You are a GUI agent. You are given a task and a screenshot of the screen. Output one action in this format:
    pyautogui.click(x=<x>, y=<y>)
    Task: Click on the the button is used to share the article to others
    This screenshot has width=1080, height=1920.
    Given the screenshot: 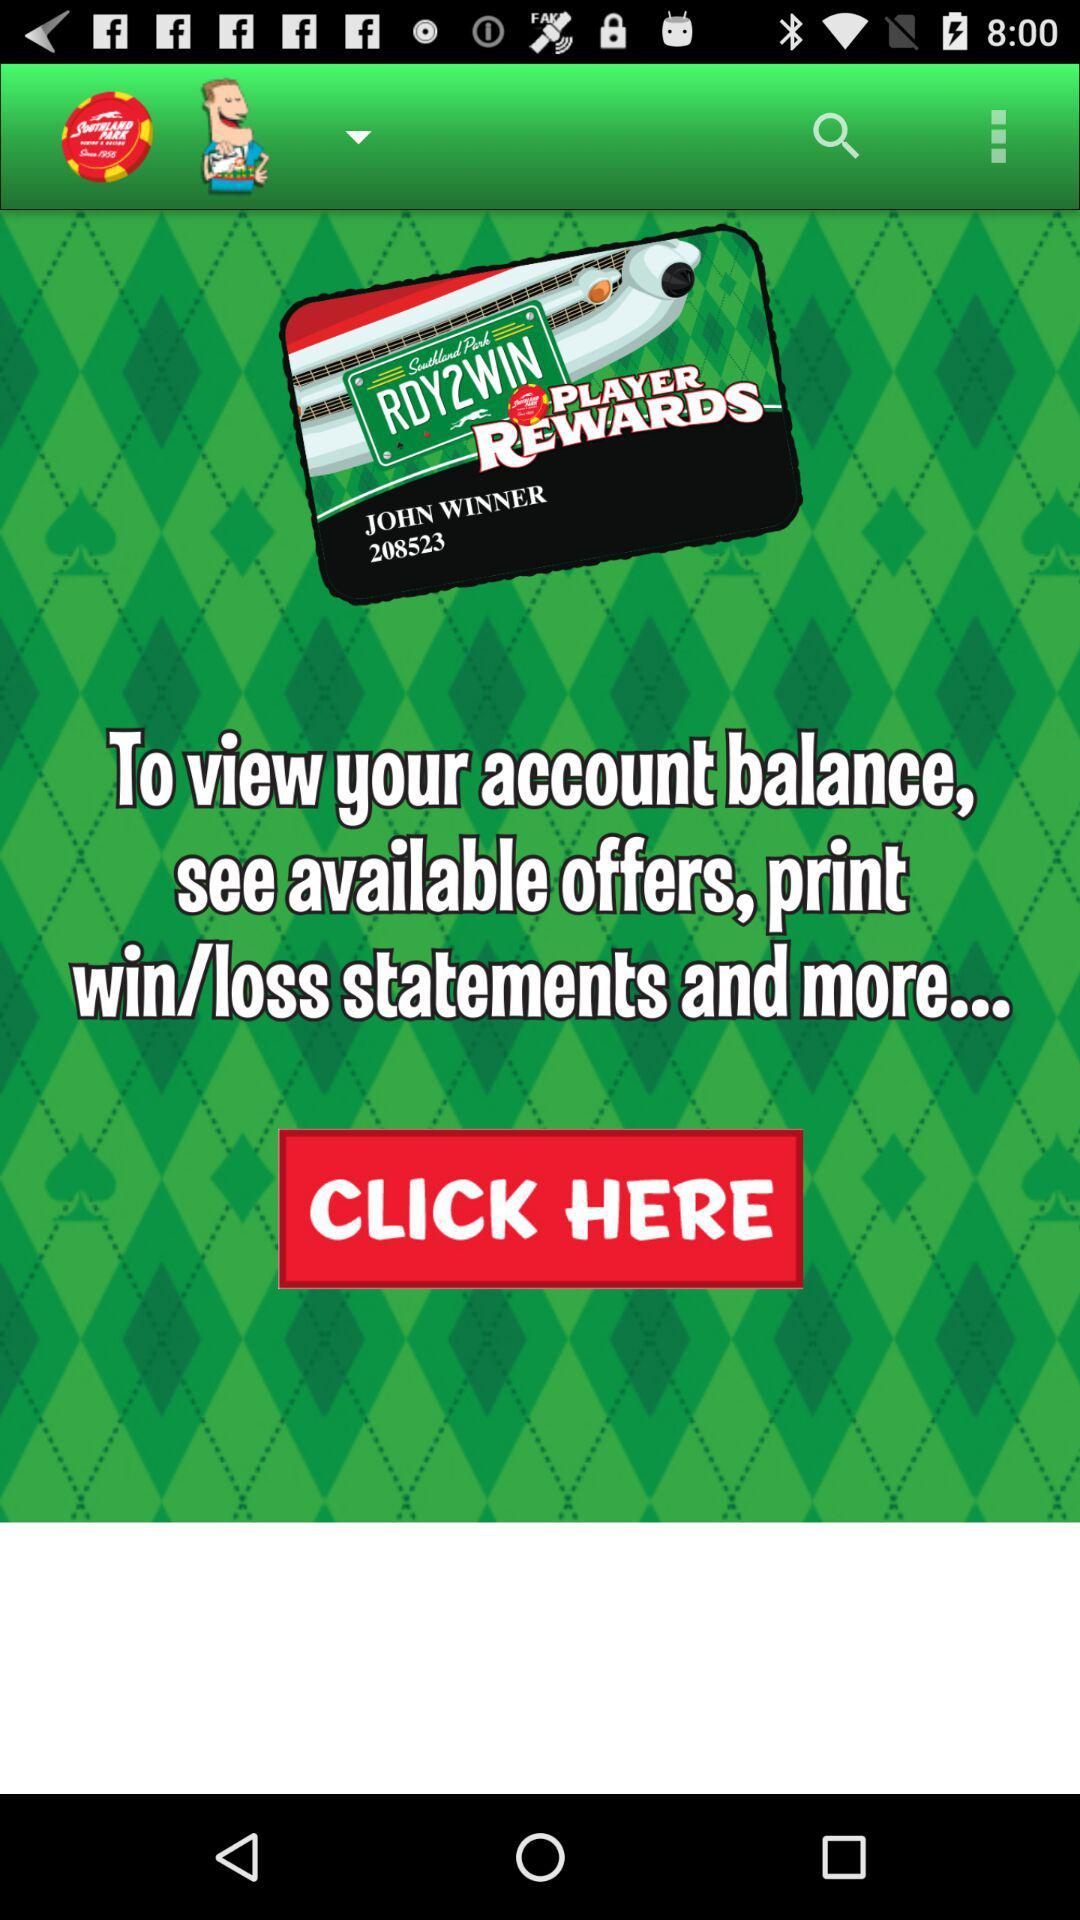 What is the action you would take?
    pyautogui.click(x=999, y=135)
    